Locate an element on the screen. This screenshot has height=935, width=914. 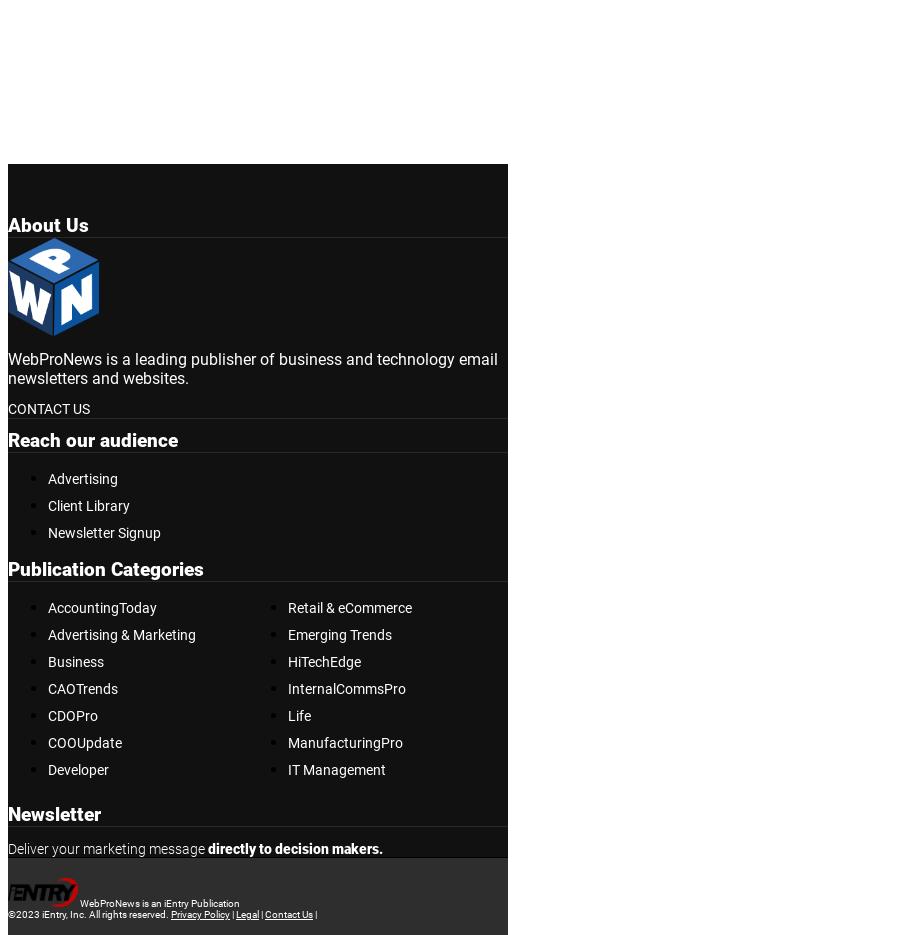
'Reach our audience' is located at coordinates (93, 439).